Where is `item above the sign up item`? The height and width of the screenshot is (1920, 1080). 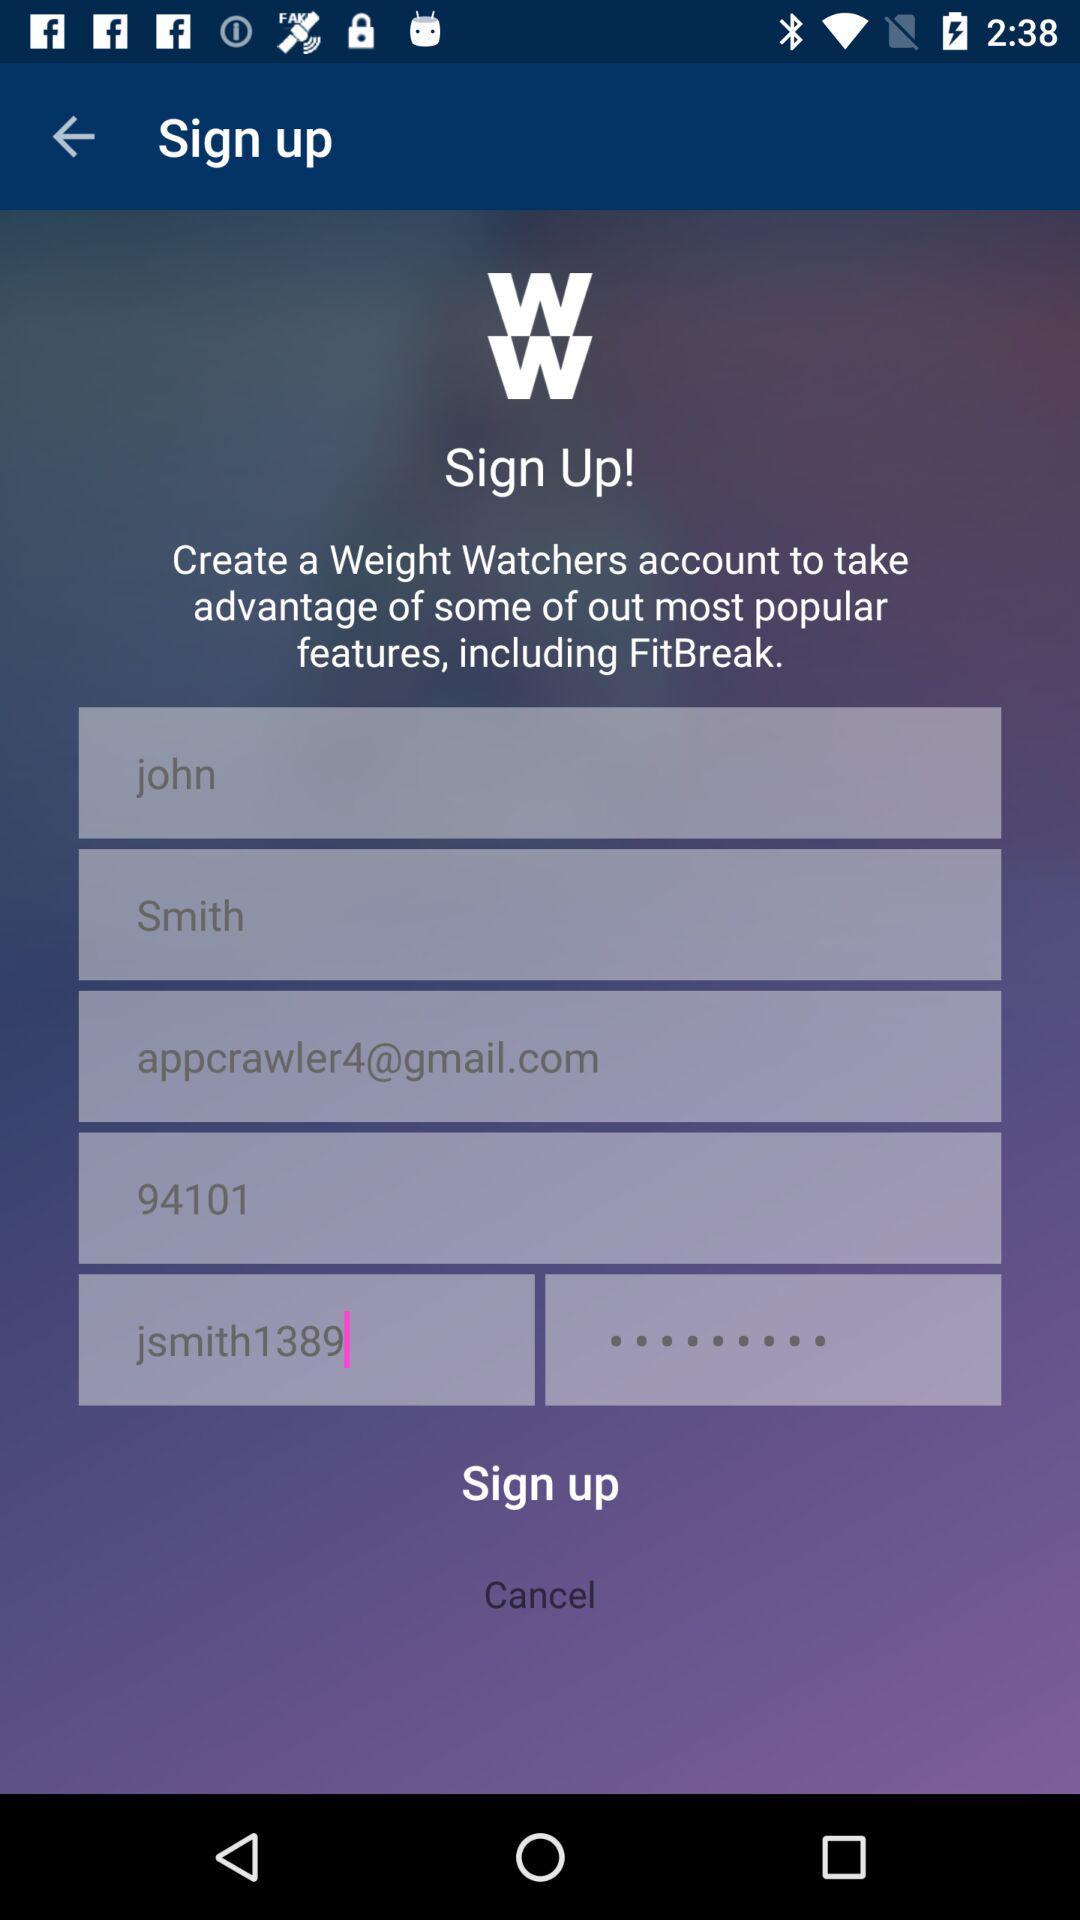 item above the sign up item is located at coordinates (306, 1339).